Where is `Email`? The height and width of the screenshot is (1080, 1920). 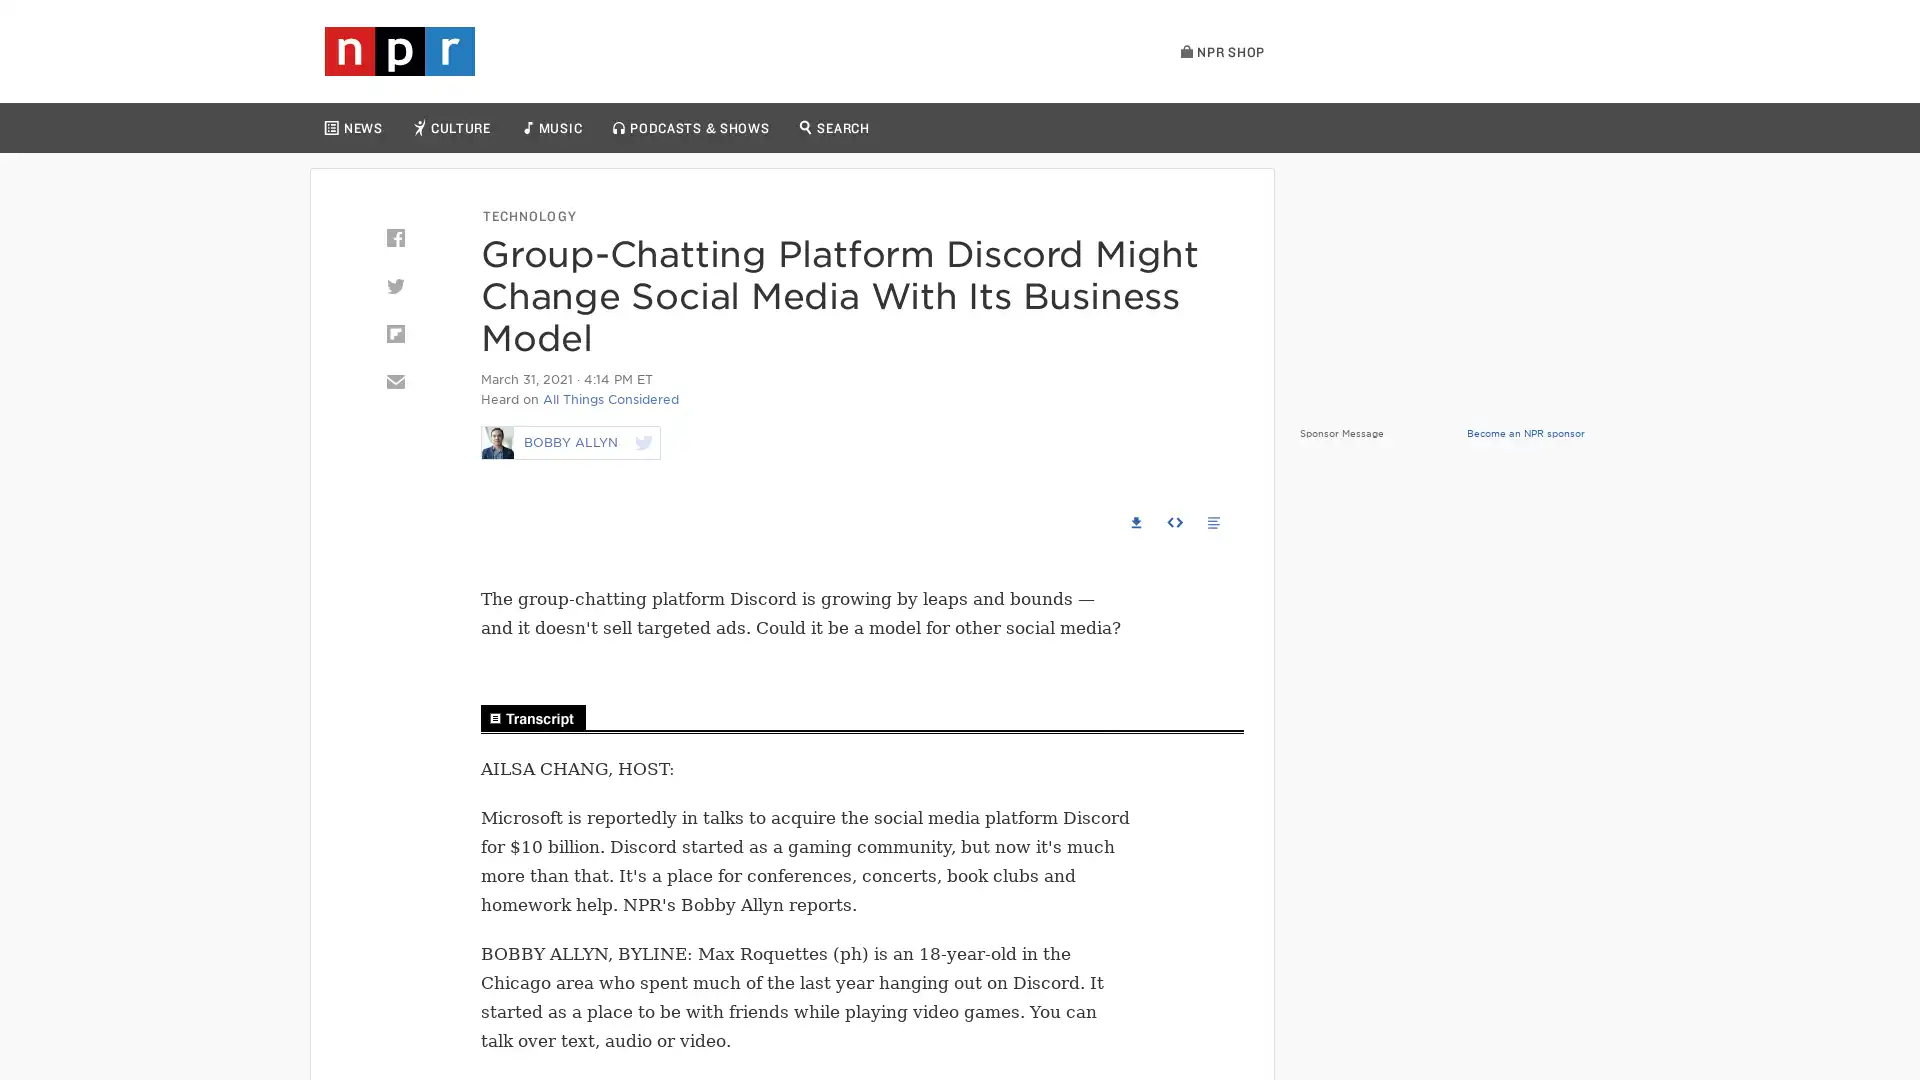 Email is located at coordinates (394, 381).